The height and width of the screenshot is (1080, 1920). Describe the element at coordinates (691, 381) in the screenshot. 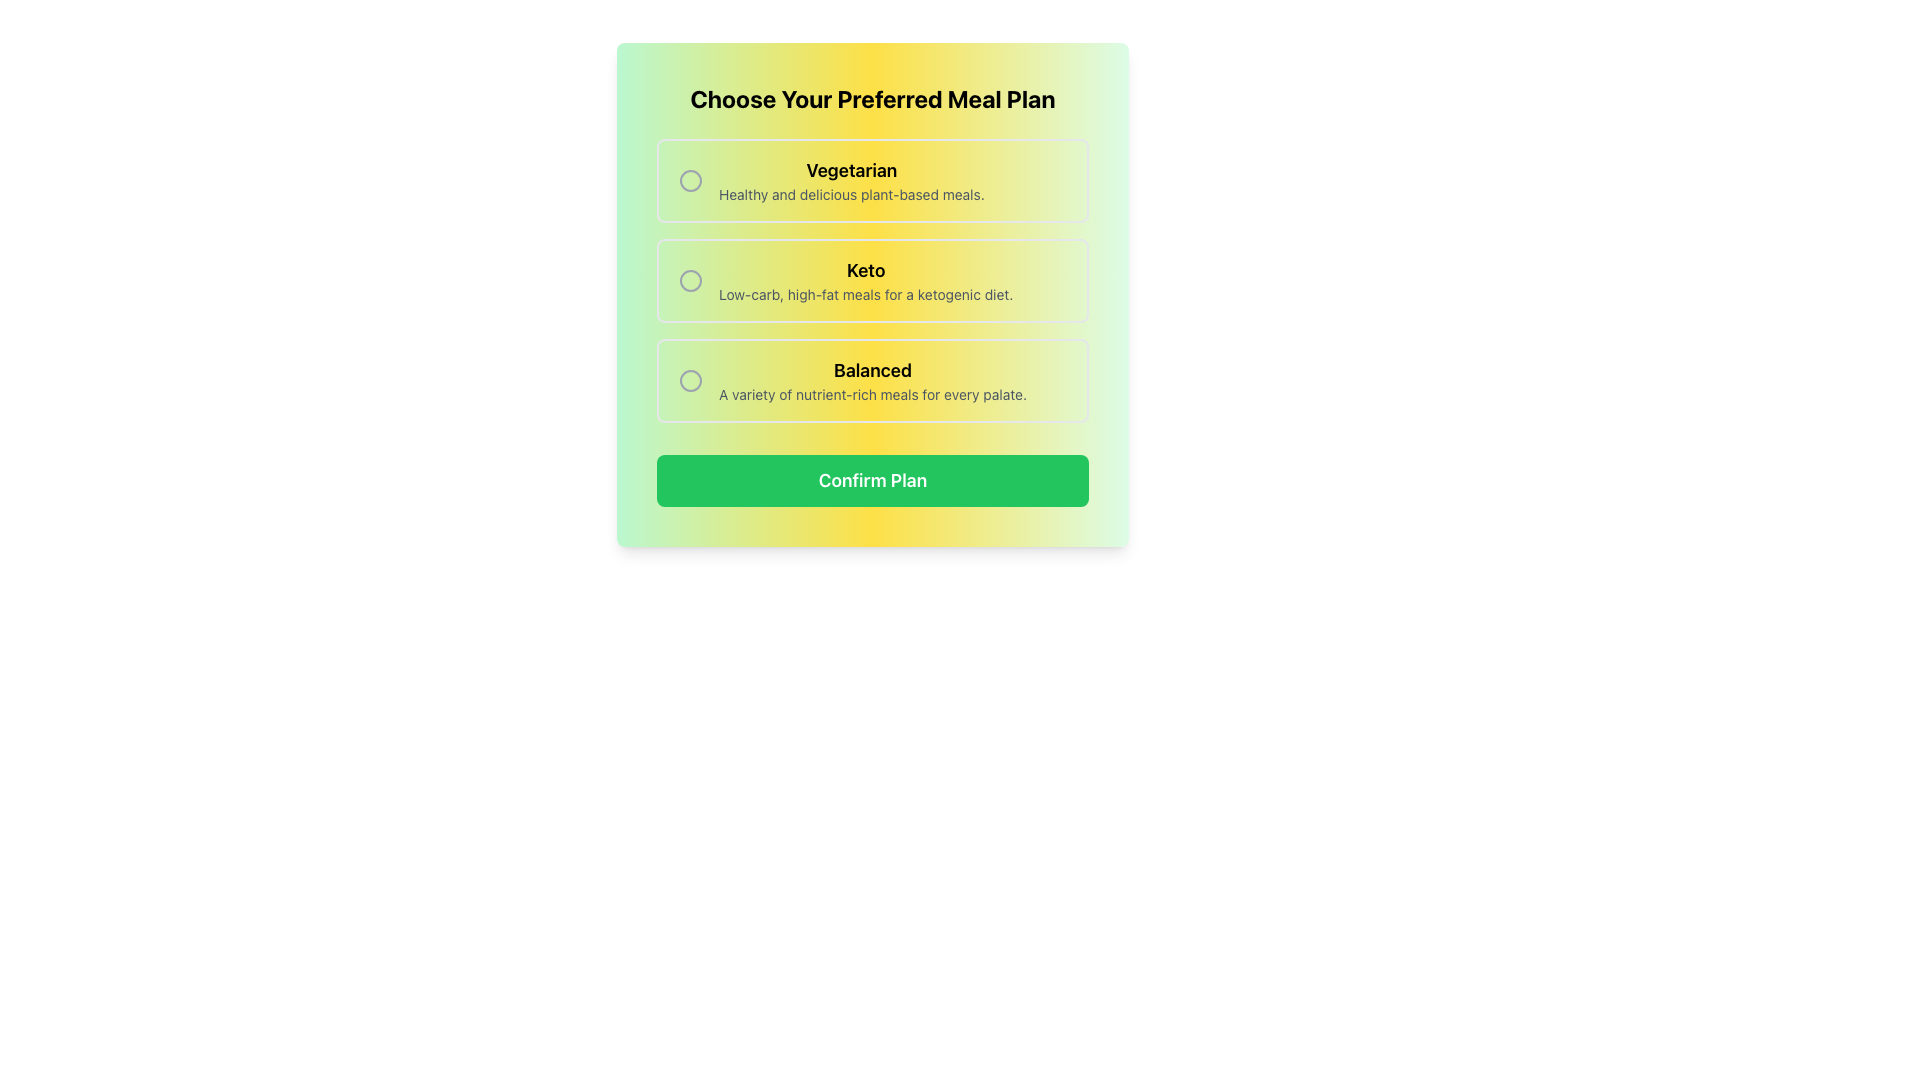

I see `the unselected circular radio button for the 'Balanced' meal plan option` at that location.